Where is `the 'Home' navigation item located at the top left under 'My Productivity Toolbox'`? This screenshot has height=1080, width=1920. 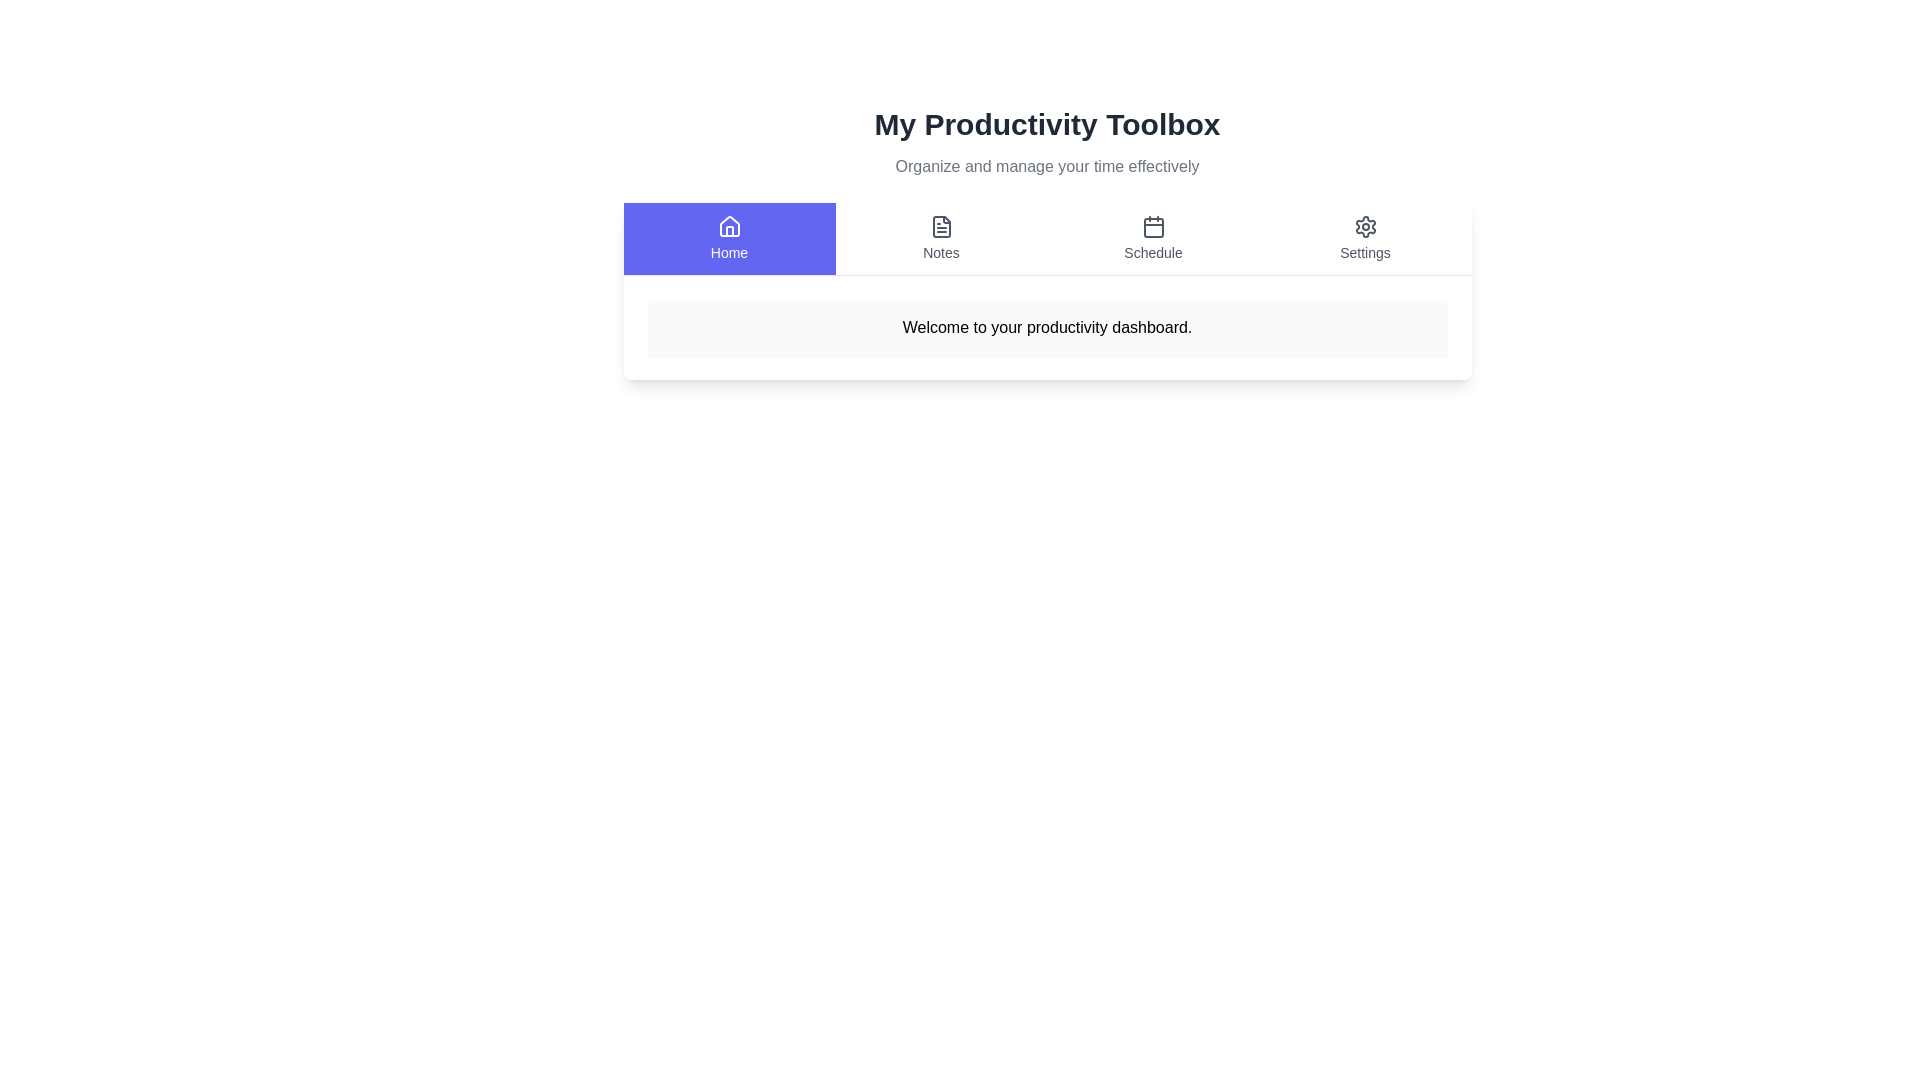
the 'Home' navigation item located at the top left under 'My Productivity Toolbox' is located at coordinates (728, 238).